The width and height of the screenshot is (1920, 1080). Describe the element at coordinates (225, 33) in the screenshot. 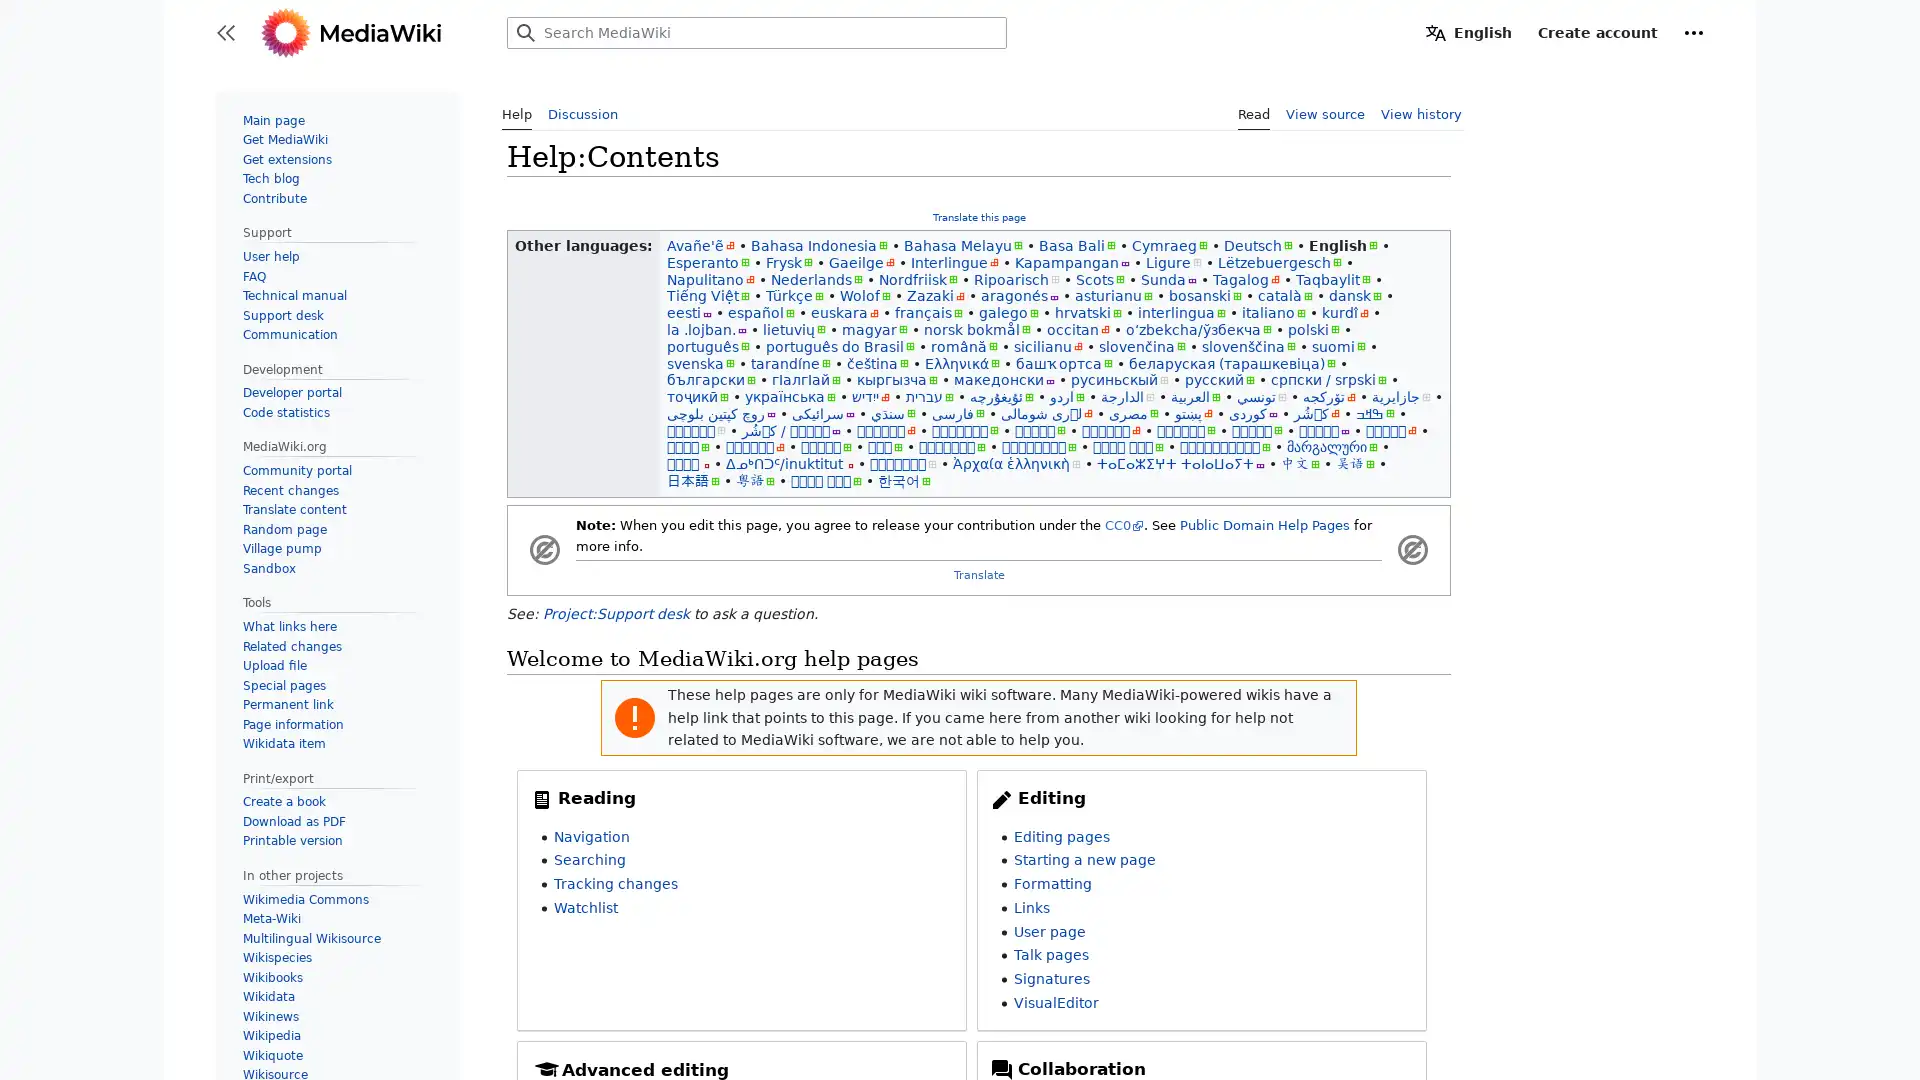

I see `Toggle sidebar` at that location.